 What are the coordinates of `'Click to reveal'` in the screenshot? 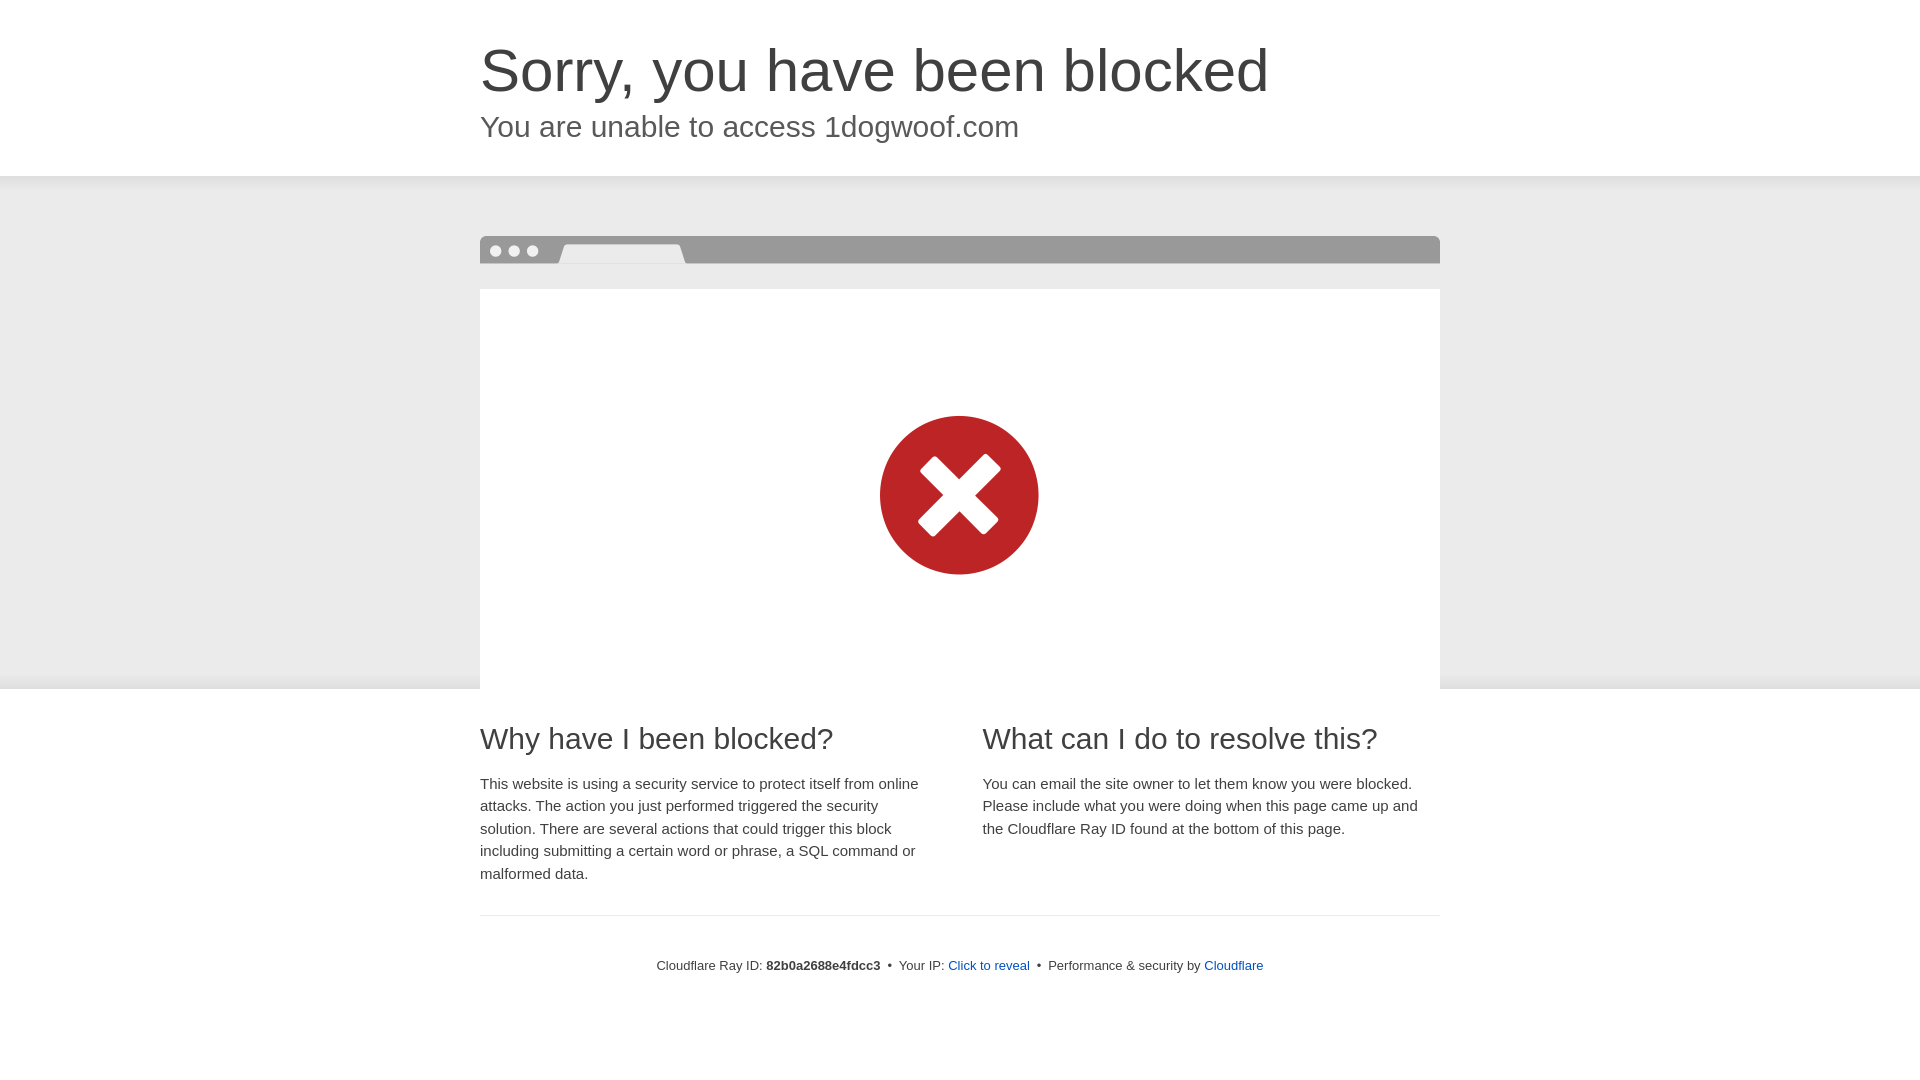 It's located at (947, 964).